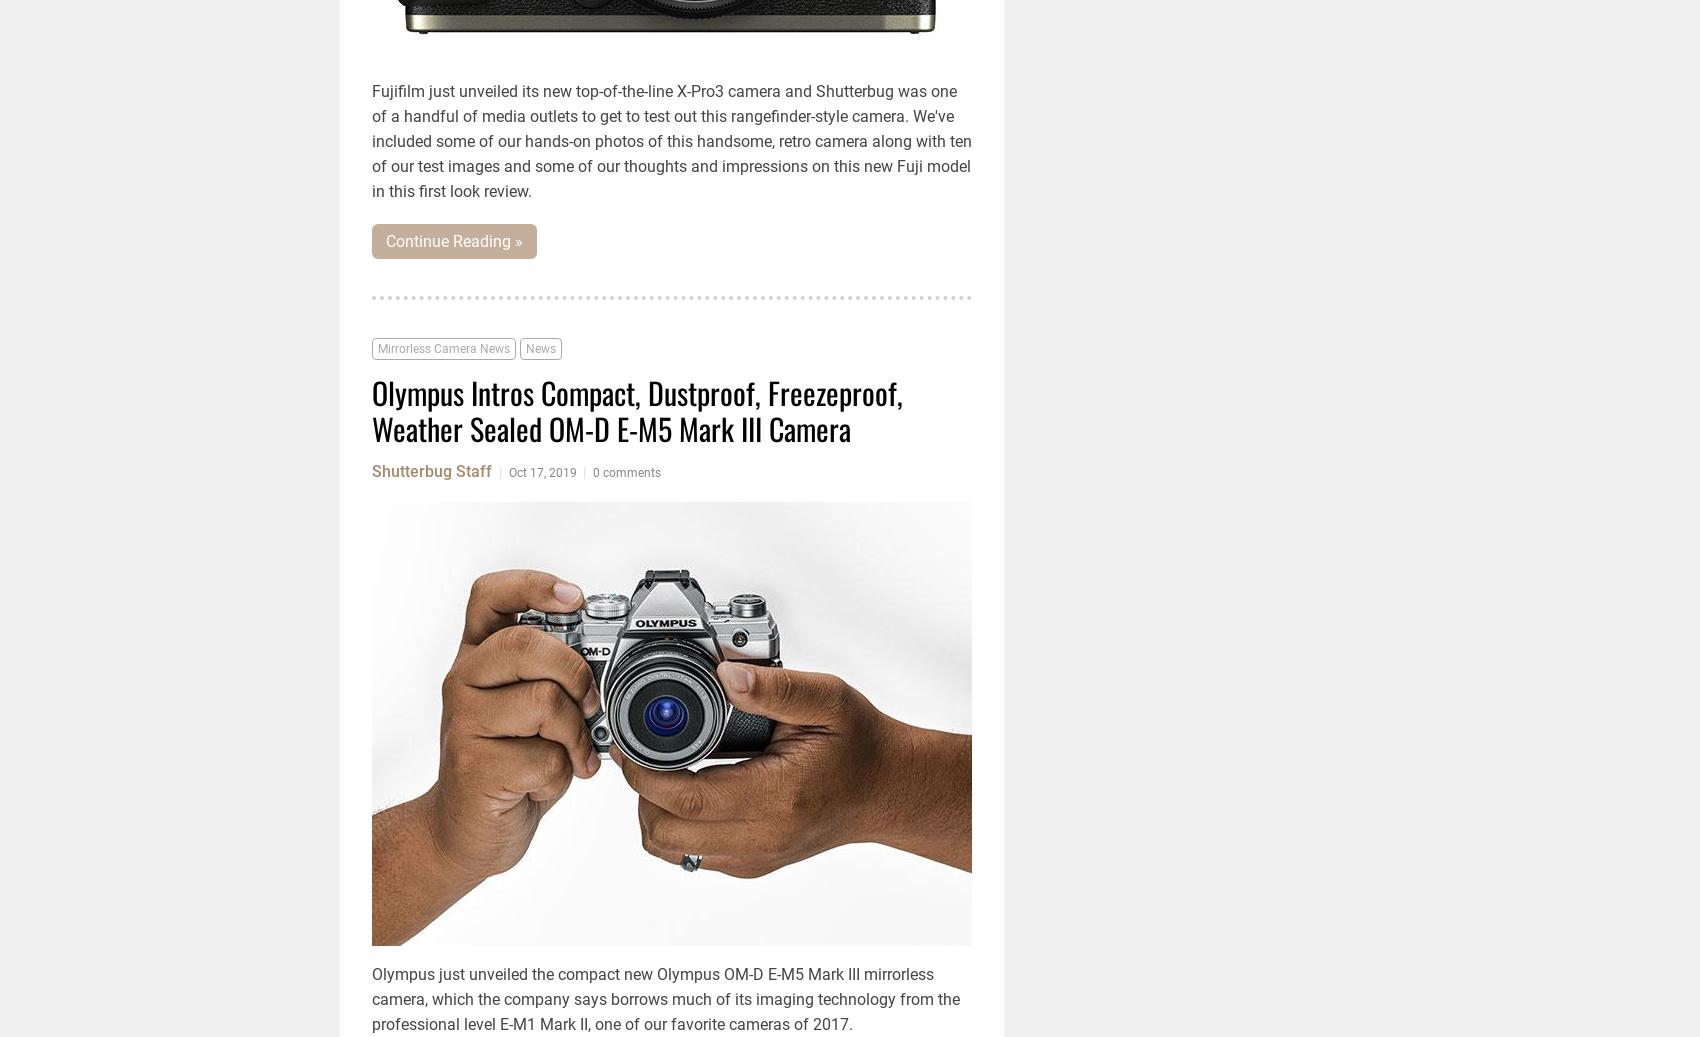 This screenshot has height=1037, width=1700. Describe the element at coordinates (666, 999) in the screenshot. I see `'Olympus just unveiled the compact new Olympus OM-D E-M5 Mark III mirrorless camera, which the company says borrows much of its imaging technology from the professional level E-M1 Mark II, one of our favorite cameras of 2017.'` at that location.